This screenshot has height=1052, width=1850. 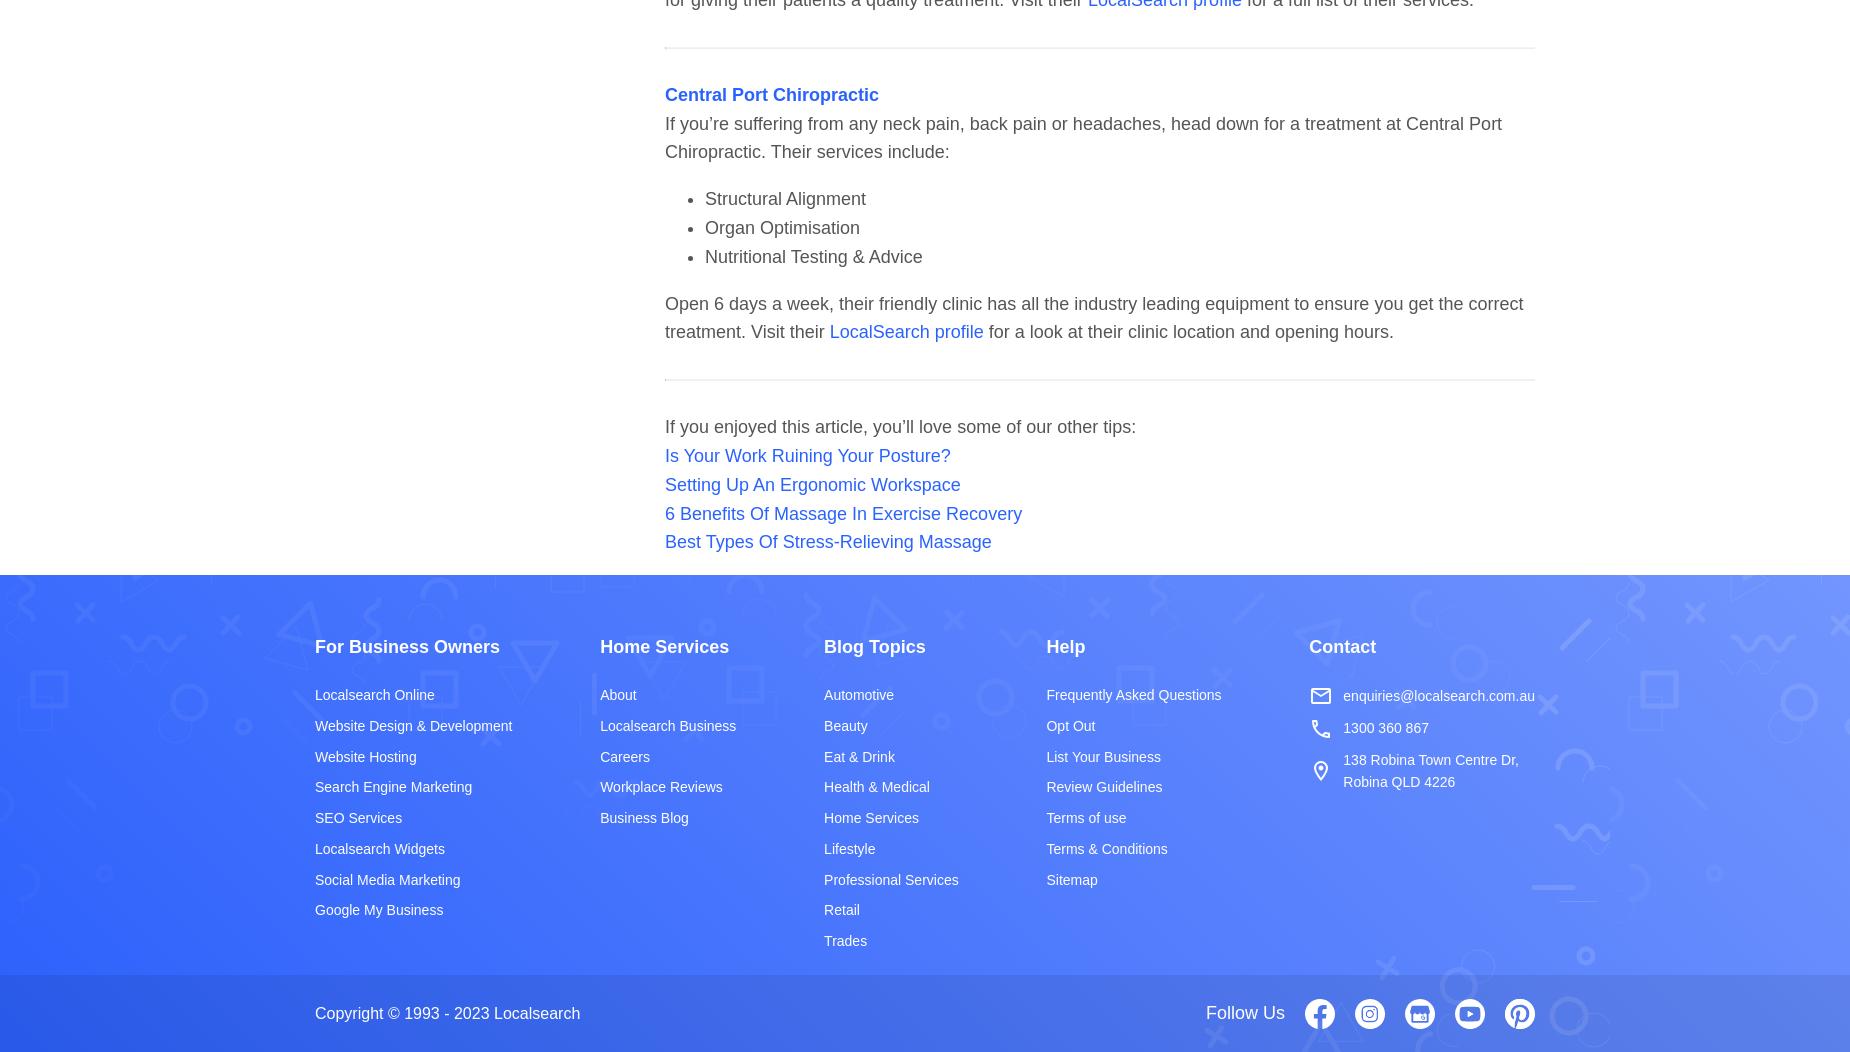 What do you see at coordinates (781, 226) in the screenshot?
I see `'Organ Optimisation'` at bounding box center [781, 226].